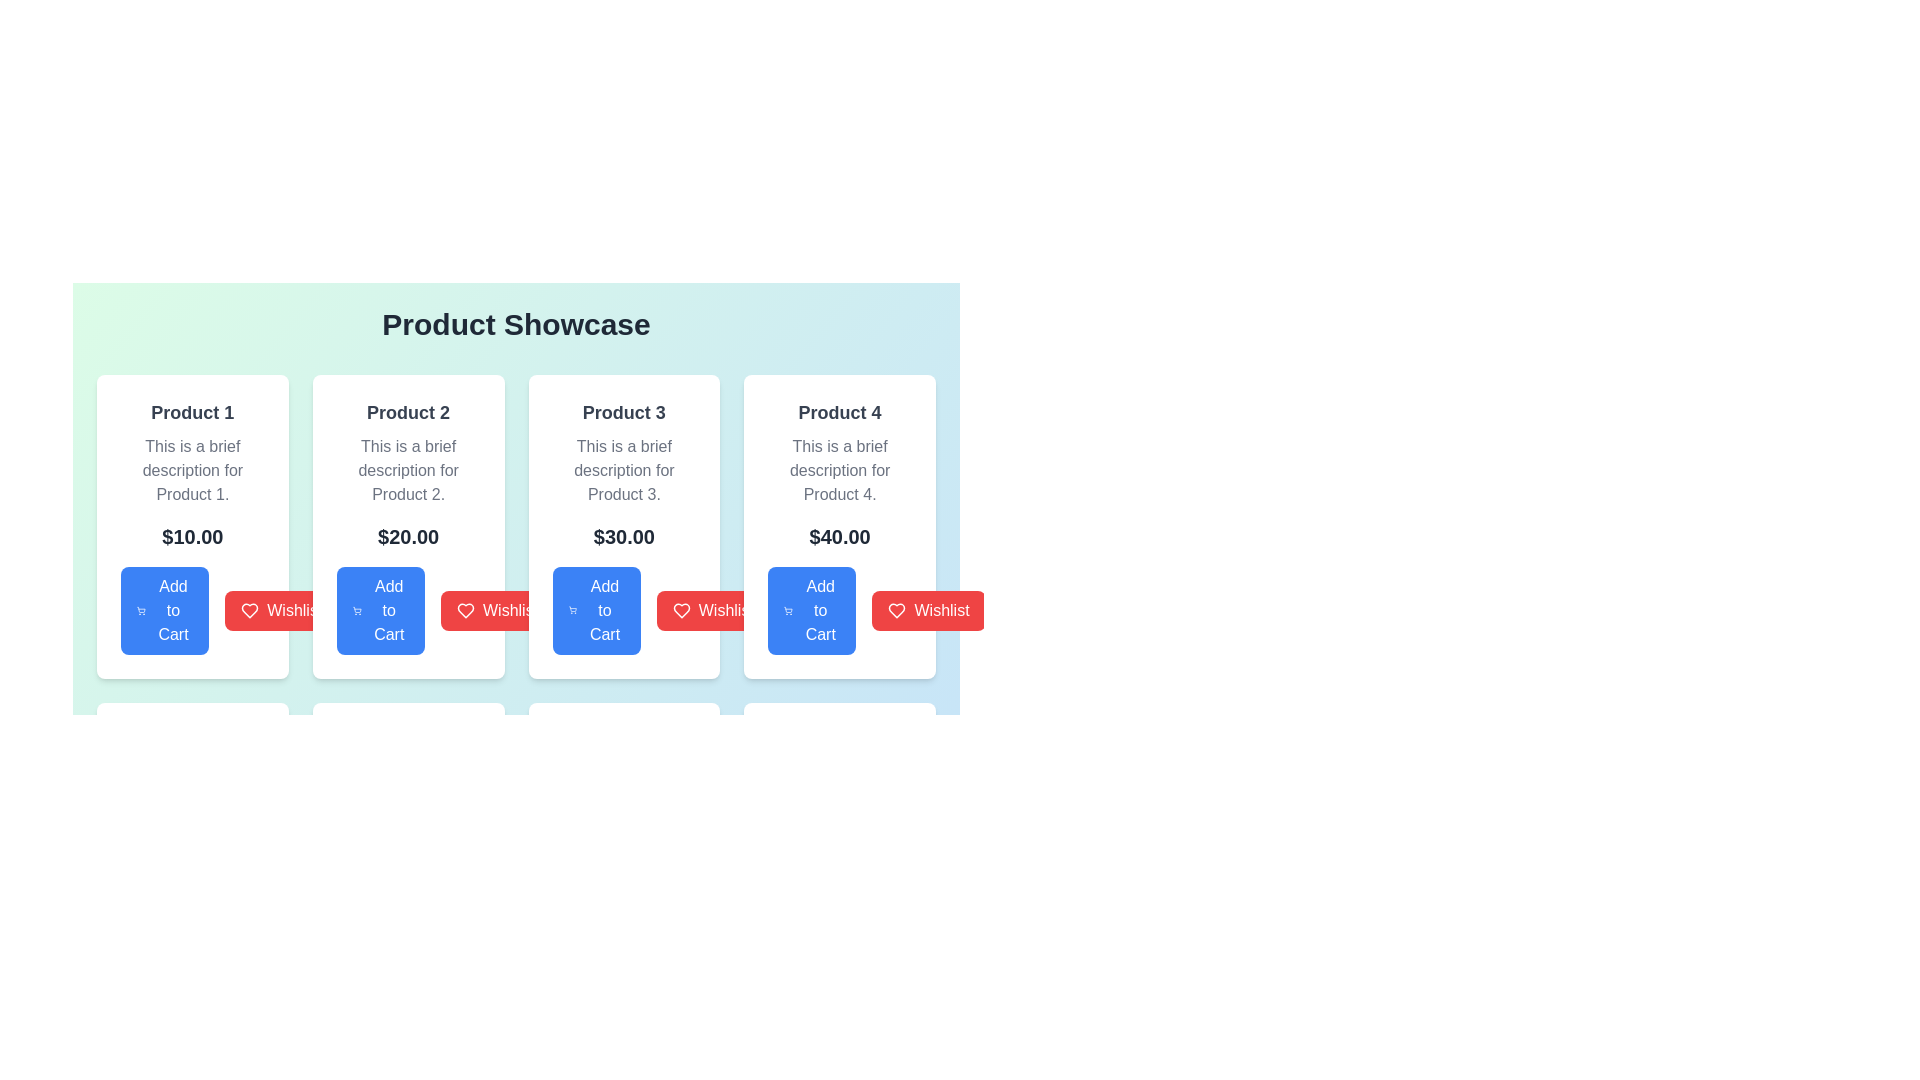  Describe the element at coordinates (407, 609) in the screenshot. I see `the first button in the product card for 'Product 2'` at that location.